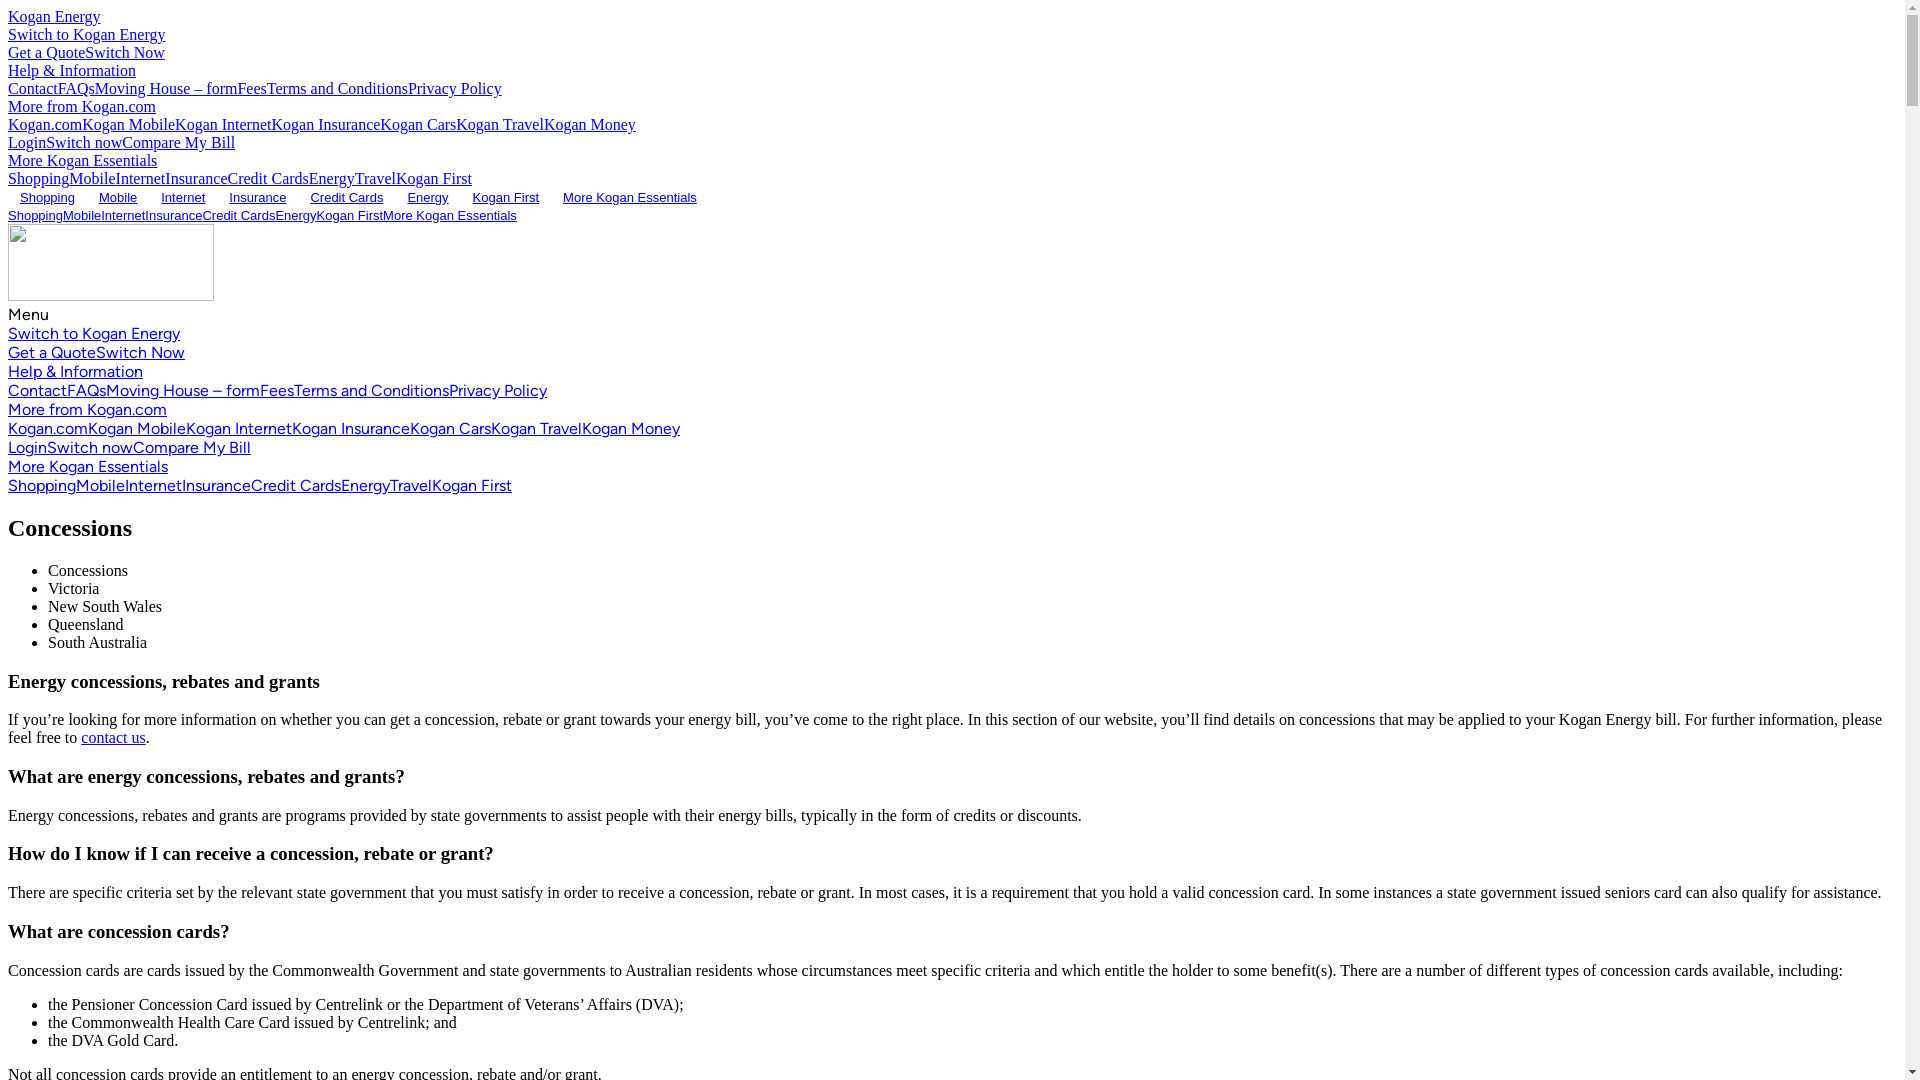  Describe the element at coordinates (331, 177) in the screenshot. I see `'Energy'` at that location.